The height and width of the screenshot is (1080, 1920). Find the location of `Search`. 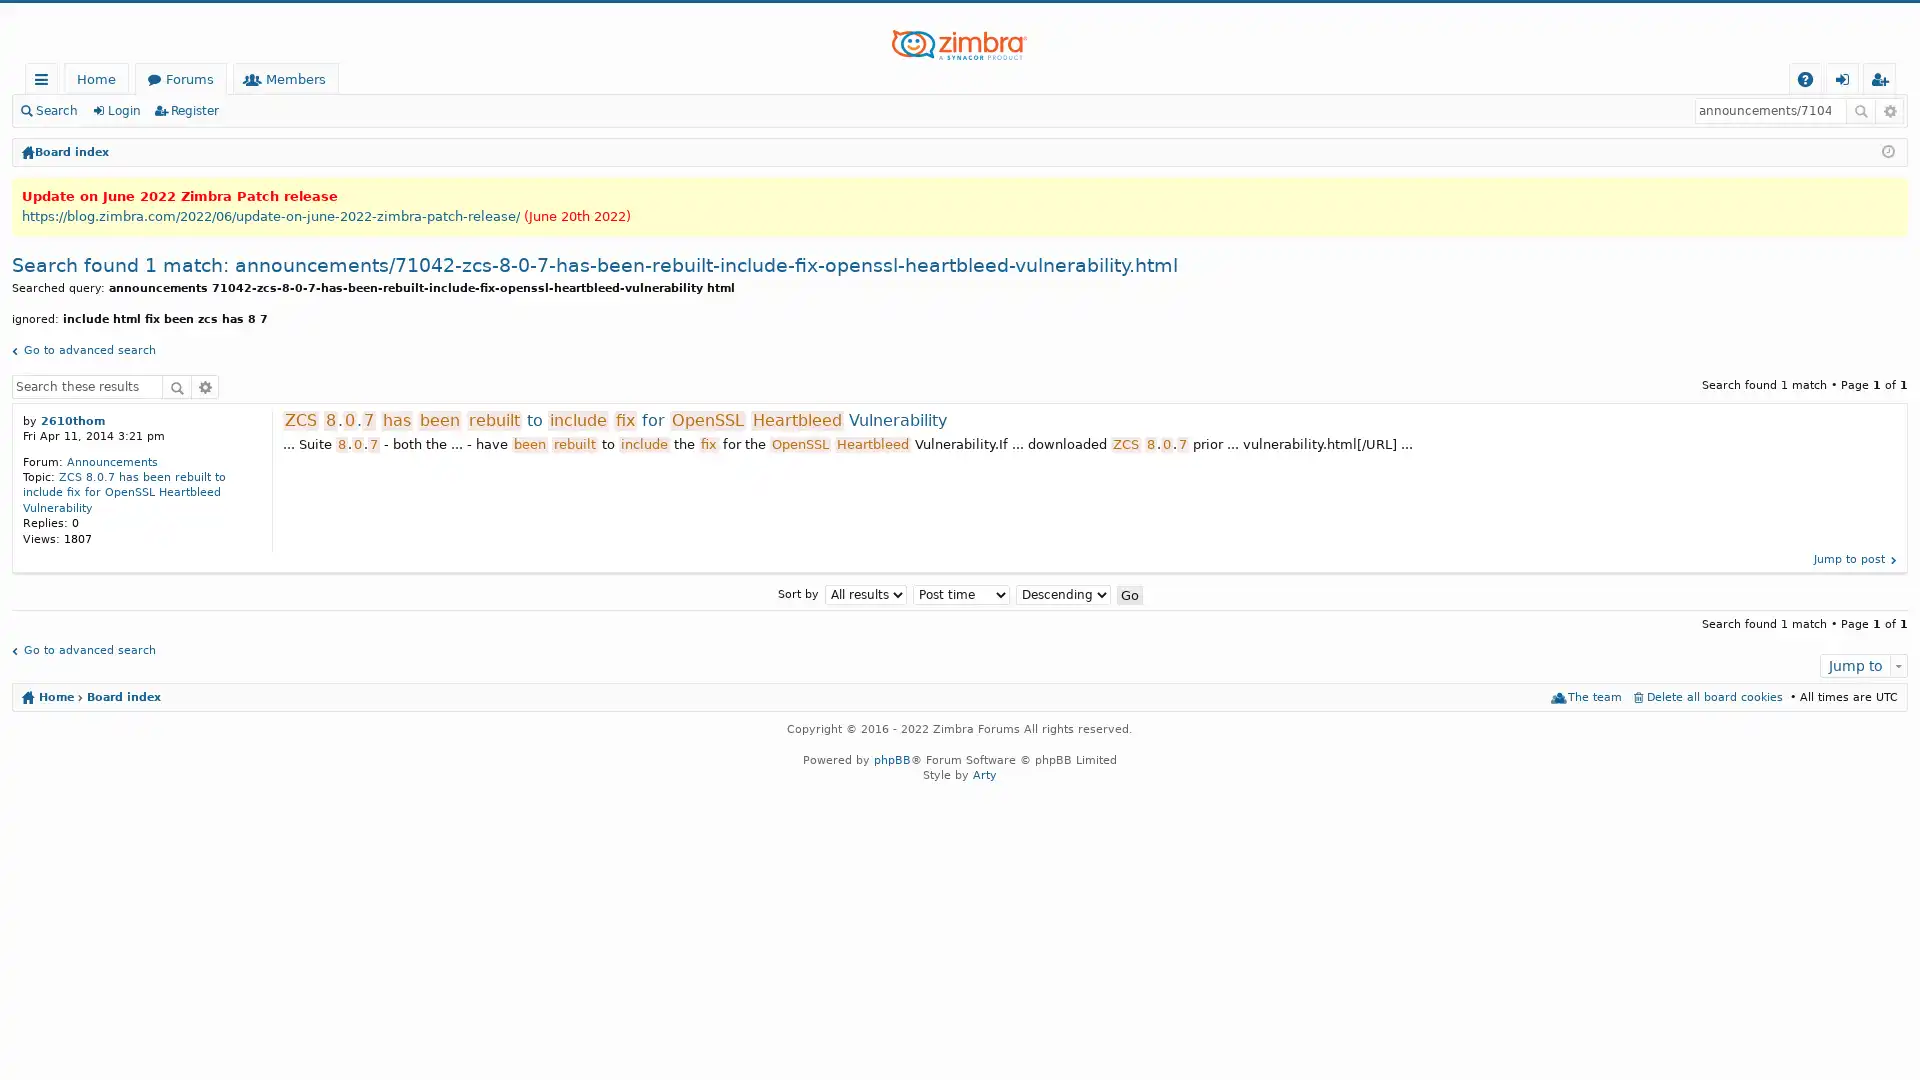

Search is located at coordinates (177, 385).